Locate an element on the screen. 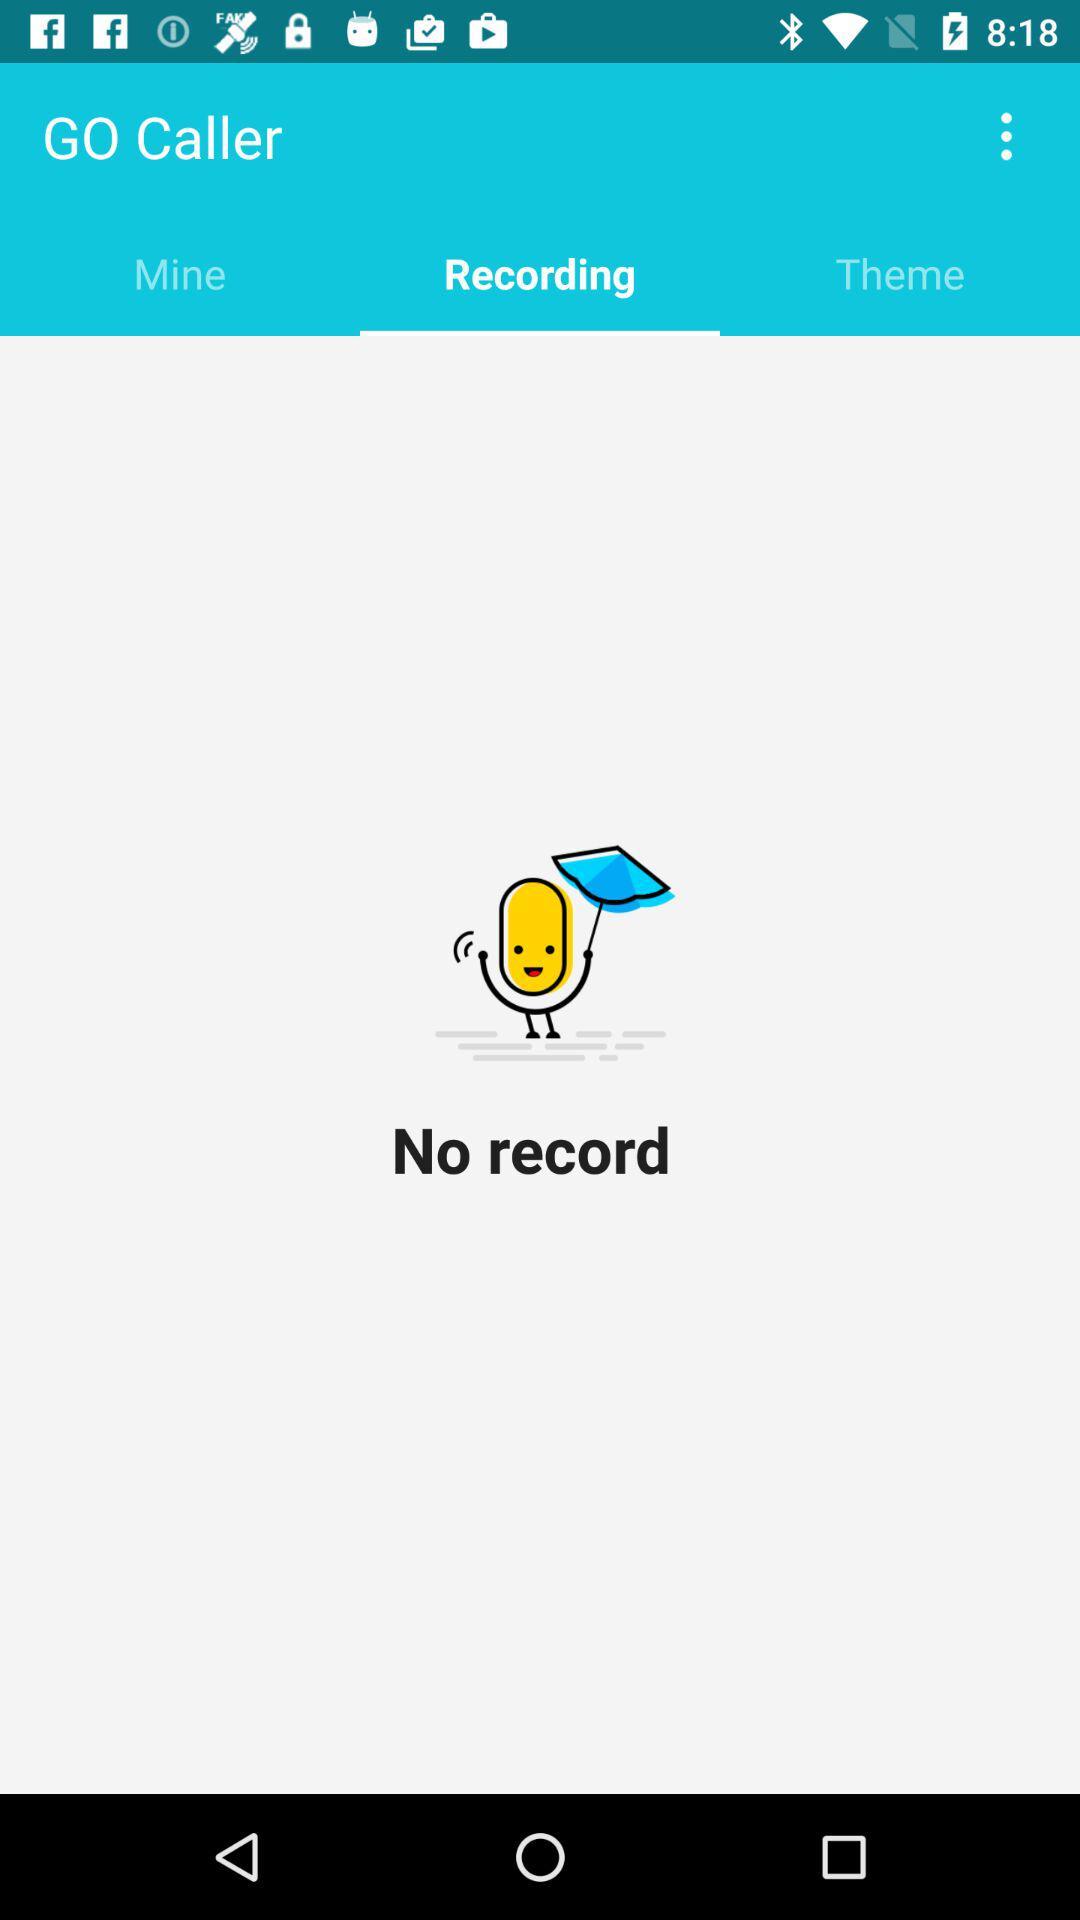 This screenshot has width=1080, height=1920. the item next to recording item is located at coordinates (180, 272).